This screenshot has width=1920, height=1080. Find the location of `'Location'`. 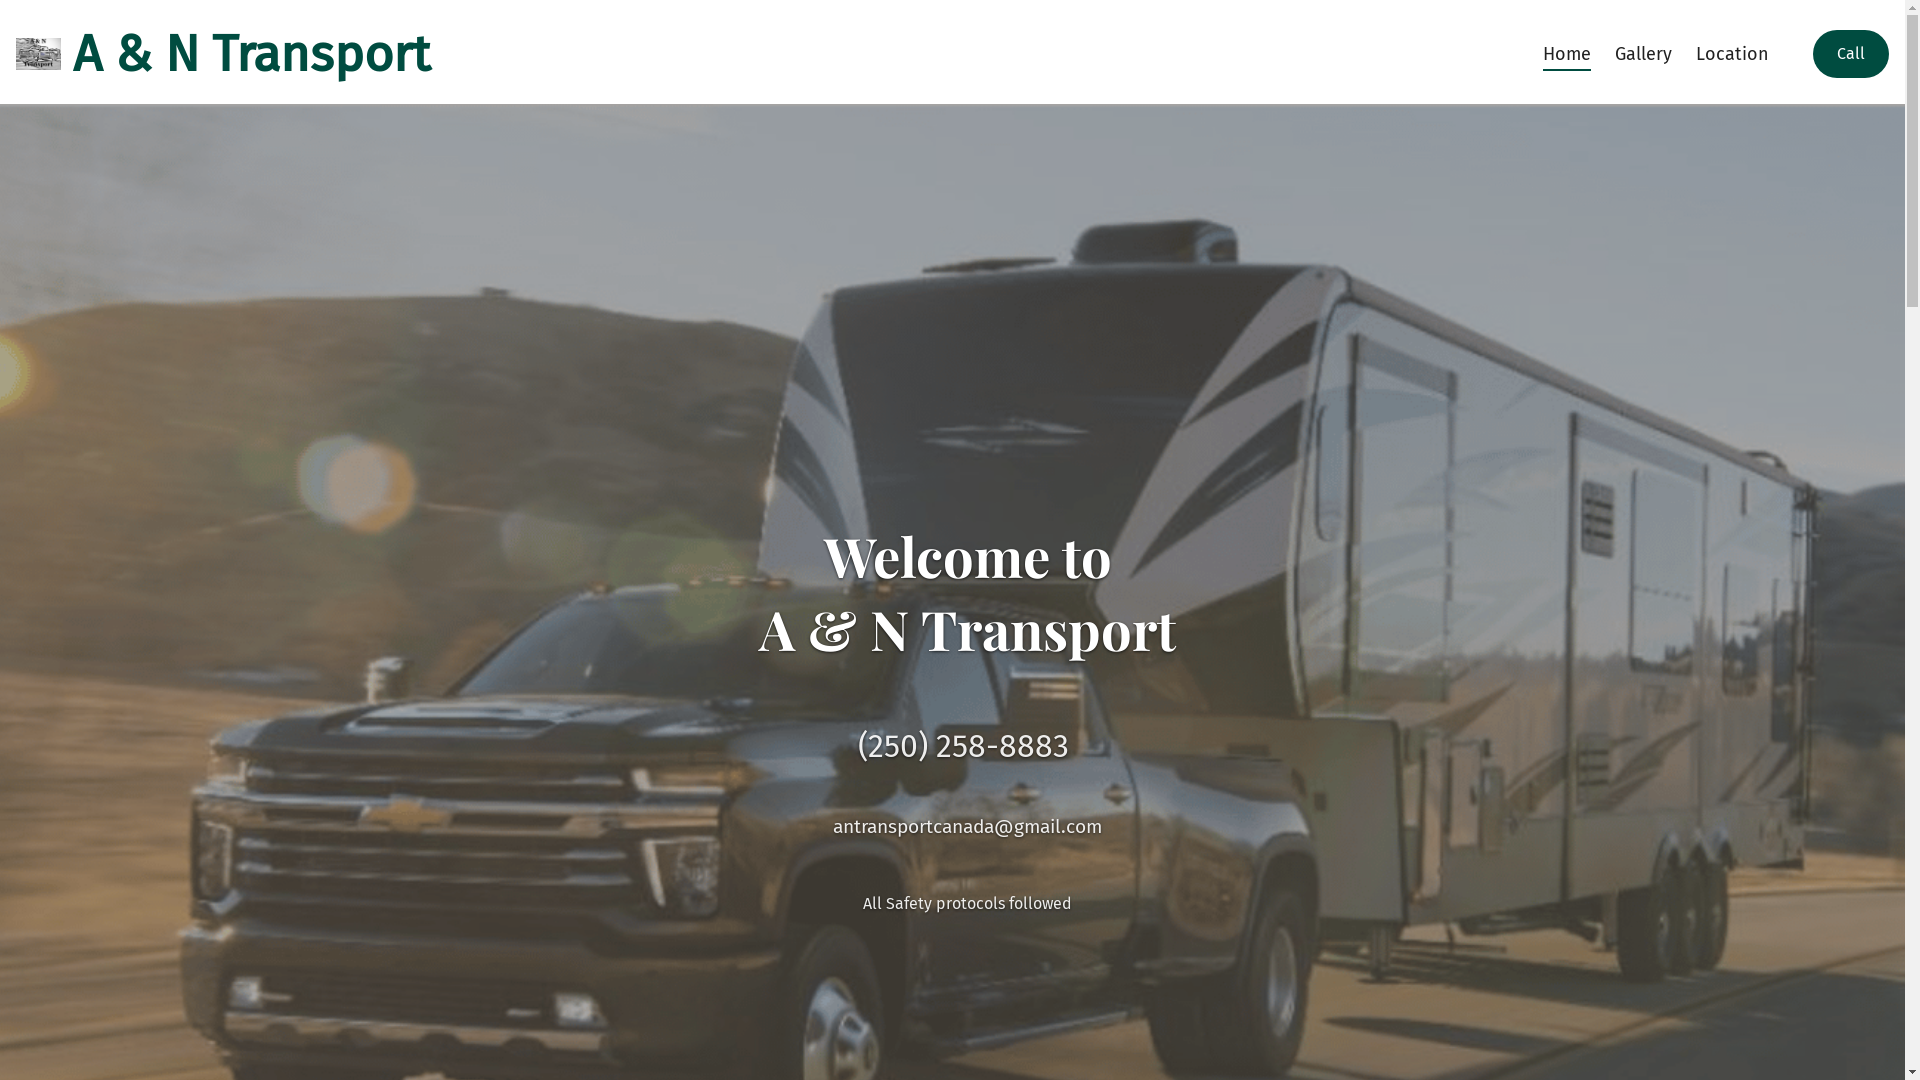

'Location' is located at coordinates (1731, 53).